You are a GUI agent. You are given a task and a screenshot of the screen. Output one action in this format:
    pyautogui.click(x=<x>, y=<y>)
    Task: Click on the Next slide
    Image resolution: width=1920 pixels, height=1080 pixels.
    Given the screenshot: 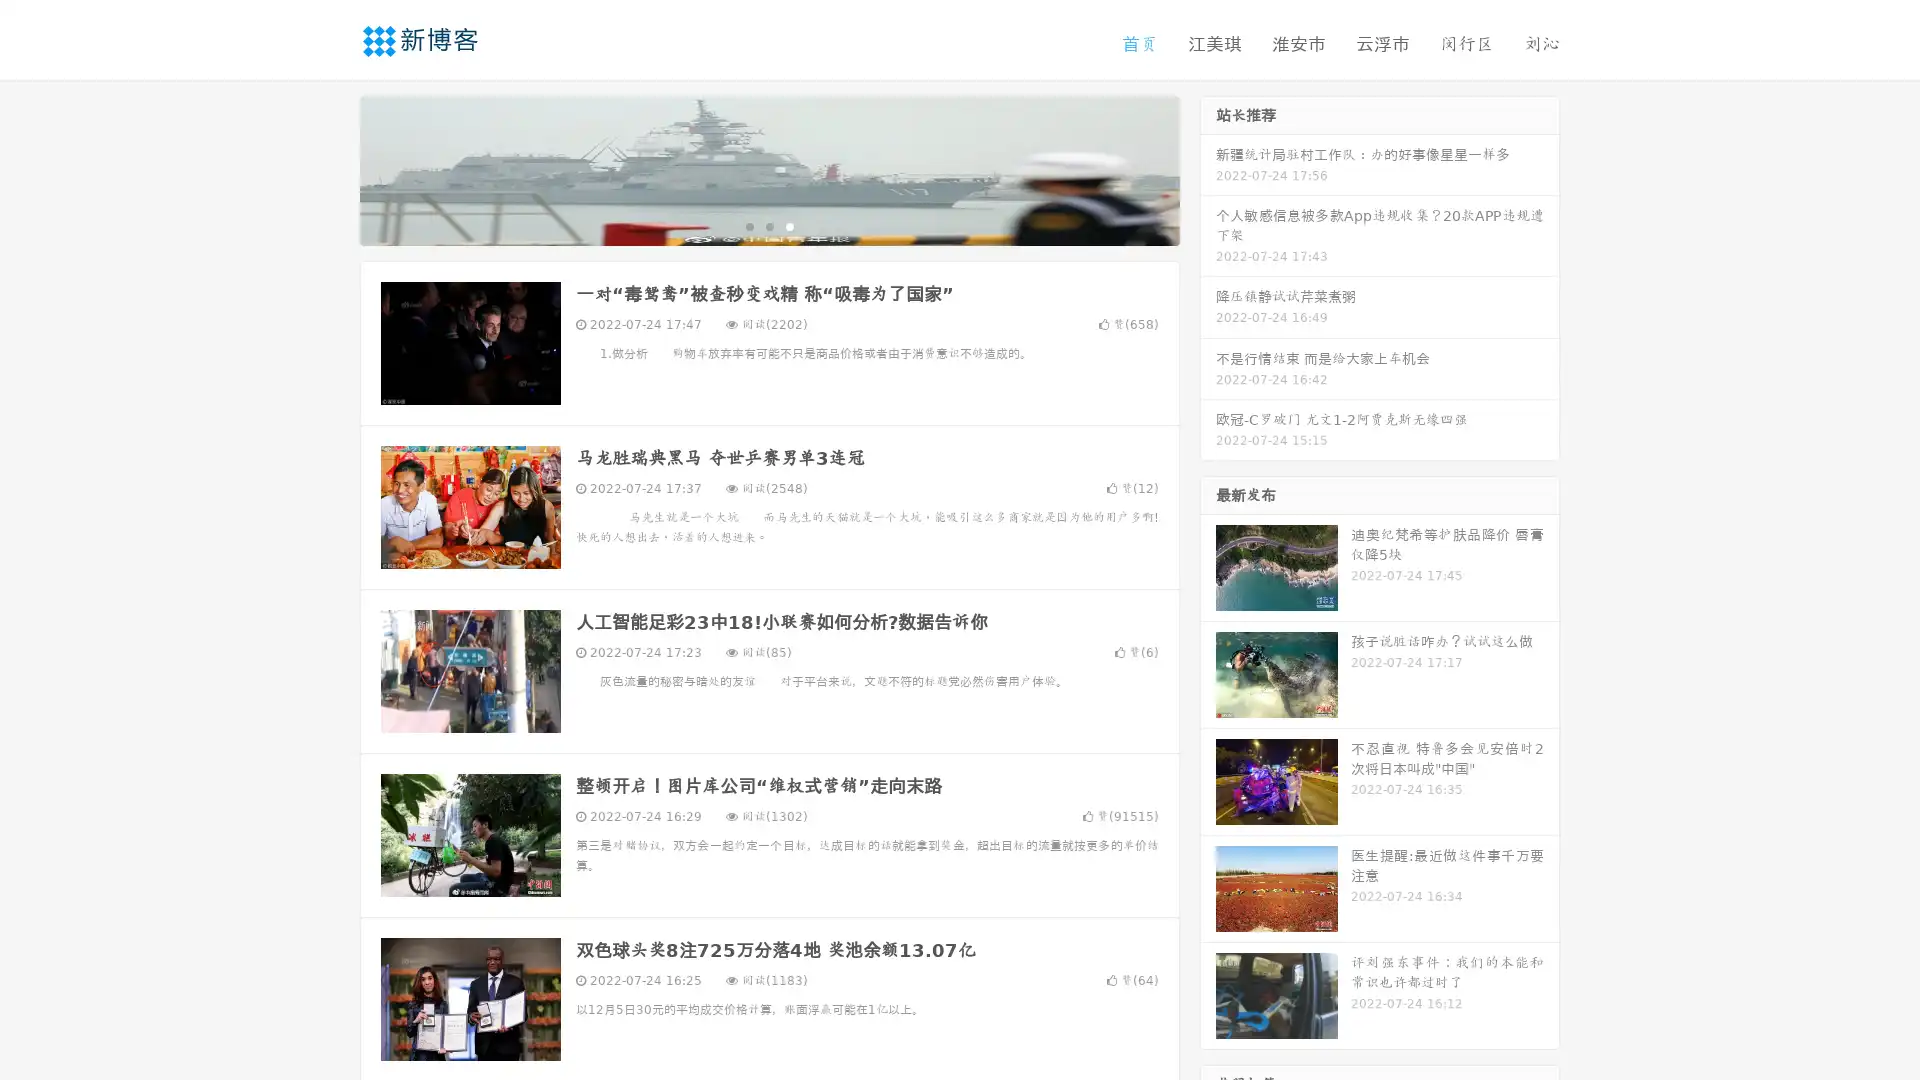 What is the action you would take?
    pyautogui.click(x=1208, y=168)
    